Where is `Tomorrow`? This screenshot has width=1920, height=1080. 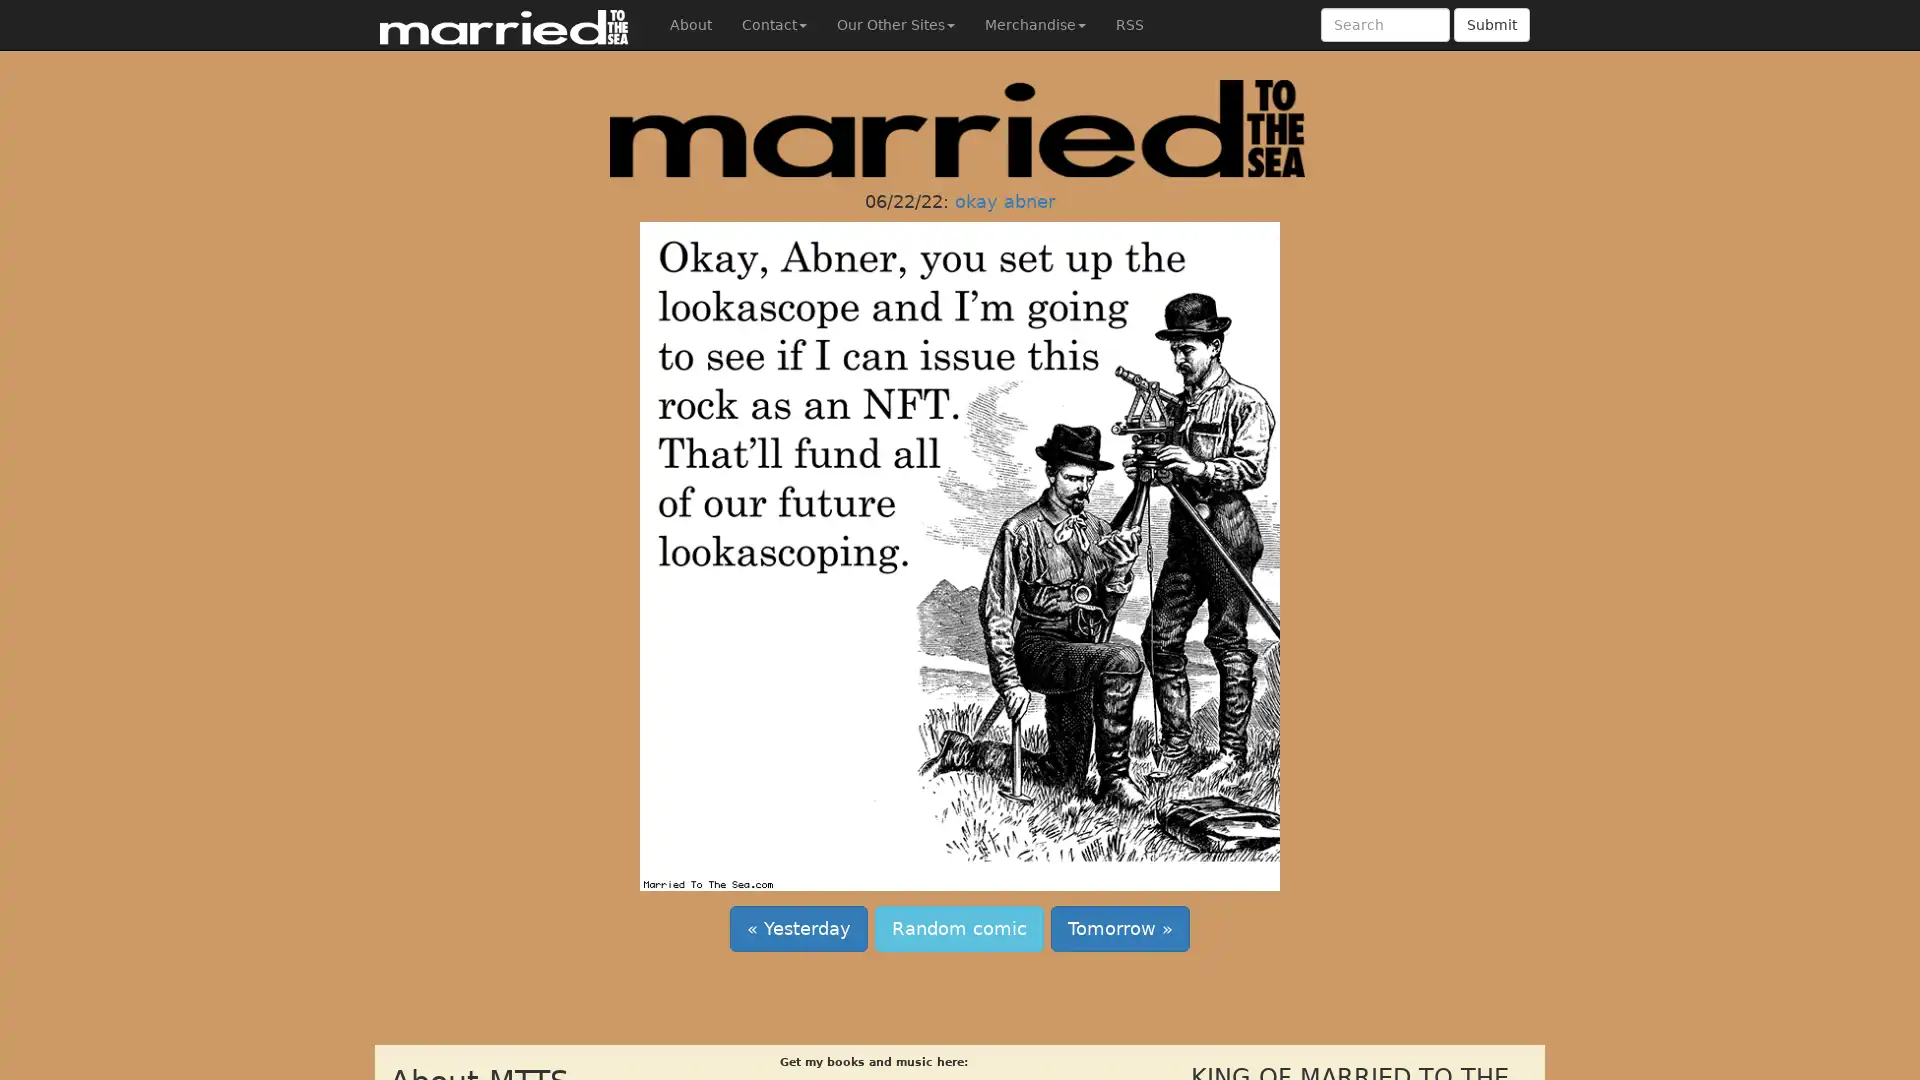
Tomorrow is located at coordinates (1120, 929).